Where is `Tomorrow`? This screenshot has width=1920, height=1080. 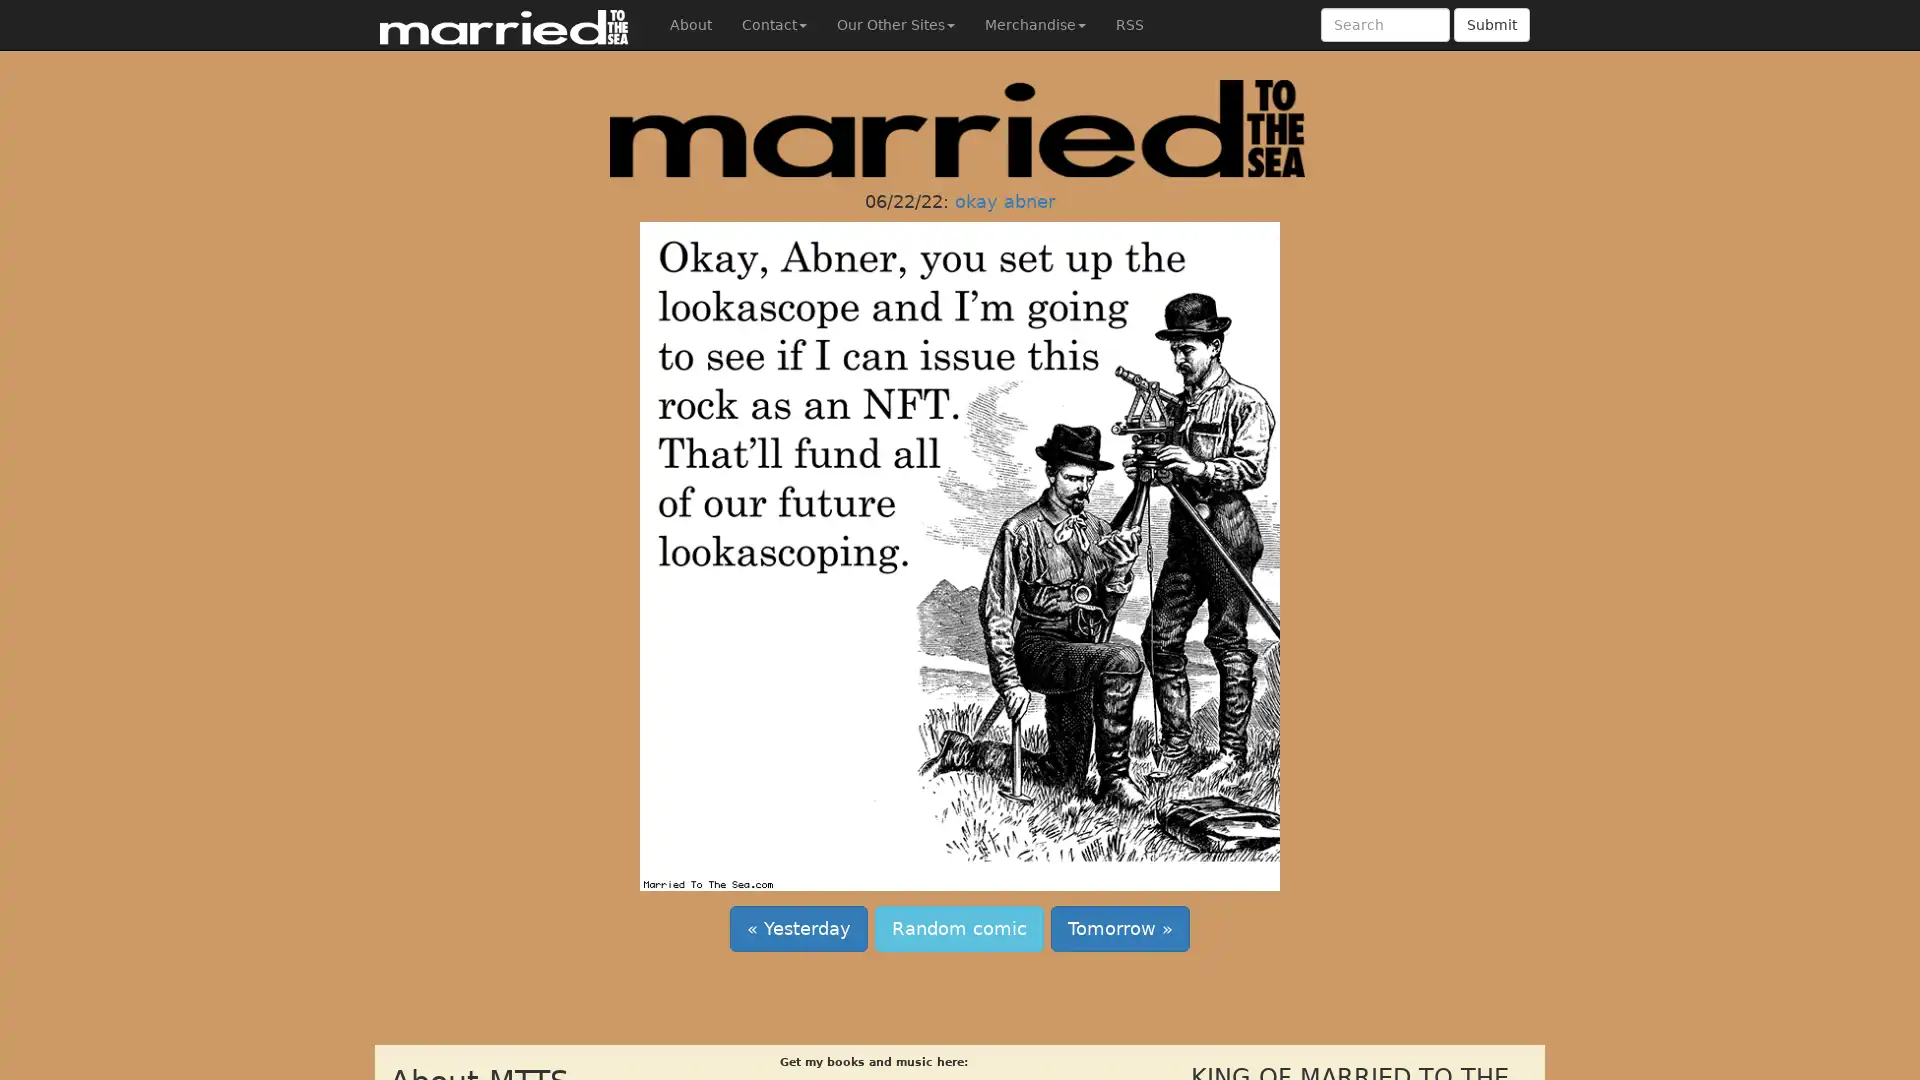
Tomorrow is located at coordinates (1120, 929).